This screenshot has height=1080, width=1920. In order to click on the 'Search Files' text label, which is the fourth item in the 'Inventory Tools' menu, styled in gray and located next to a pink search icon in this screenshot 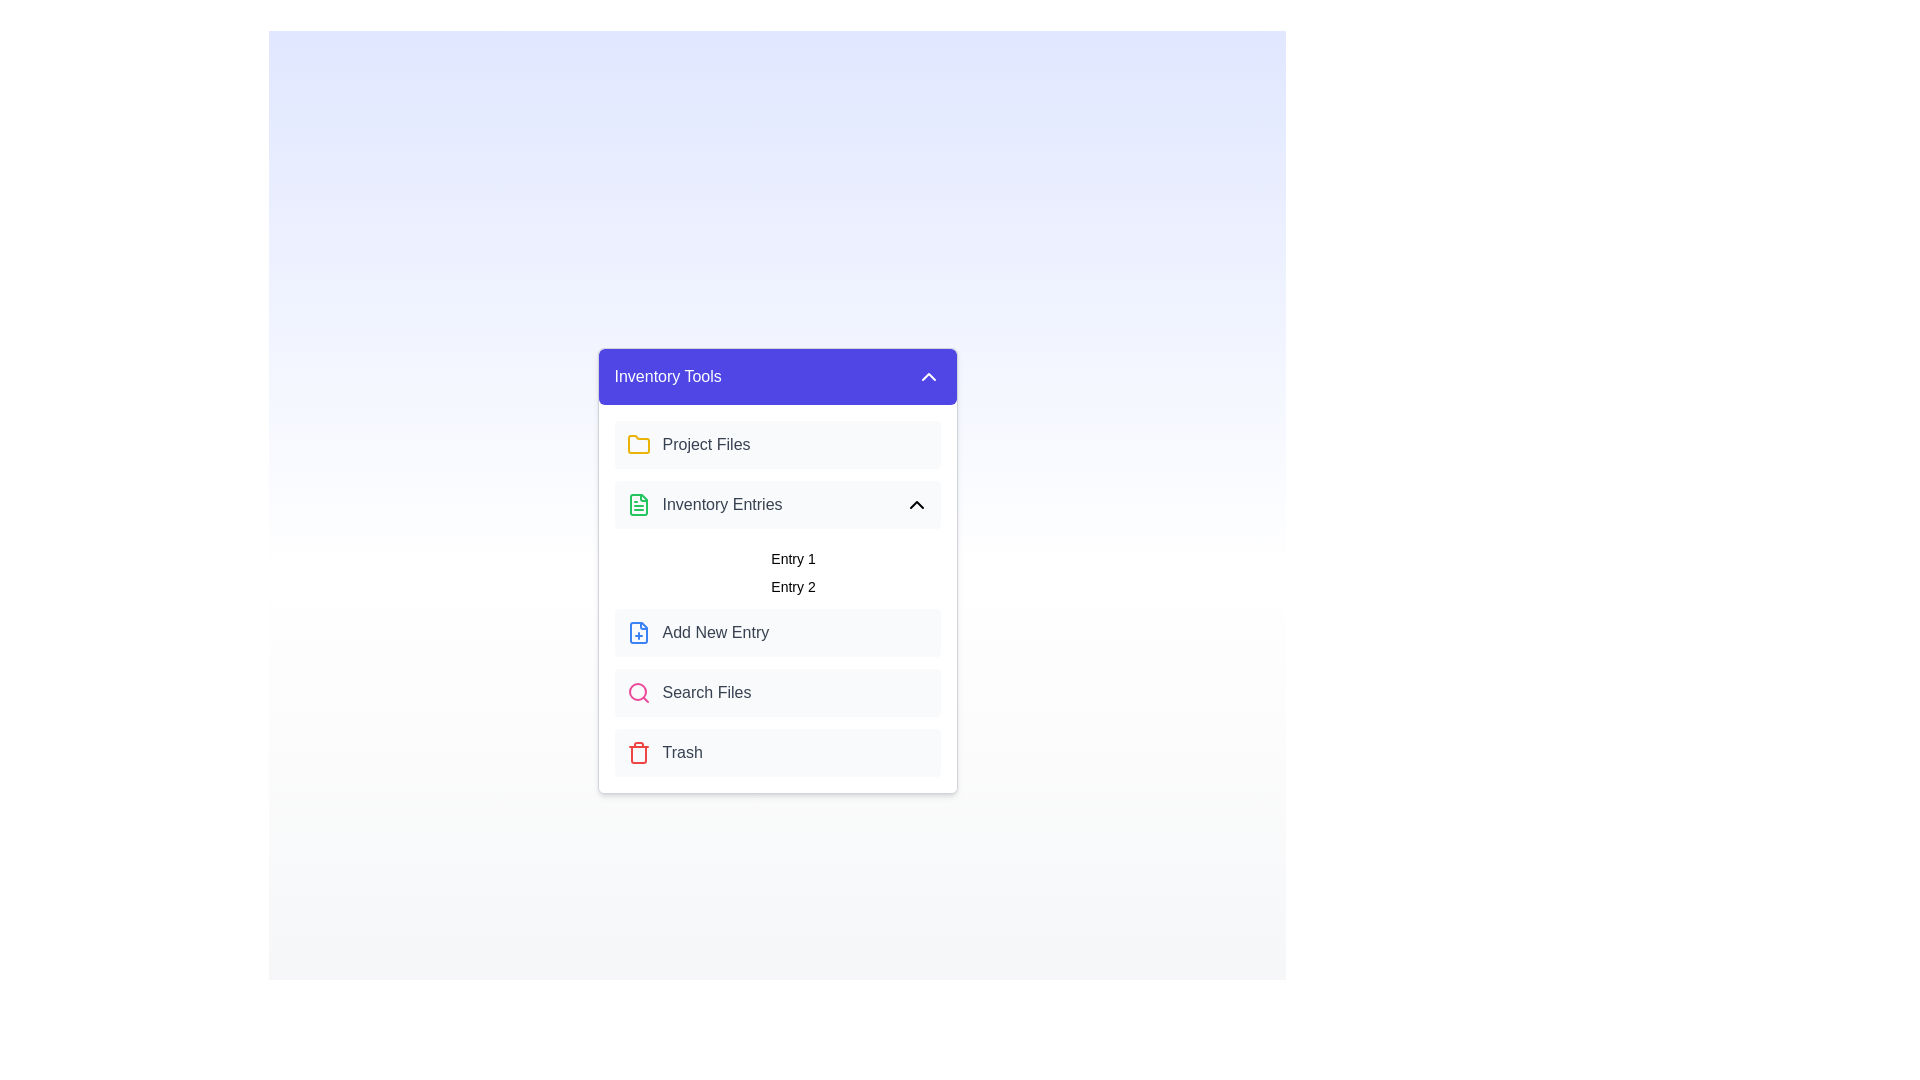, I will do `click(706, 692)`.